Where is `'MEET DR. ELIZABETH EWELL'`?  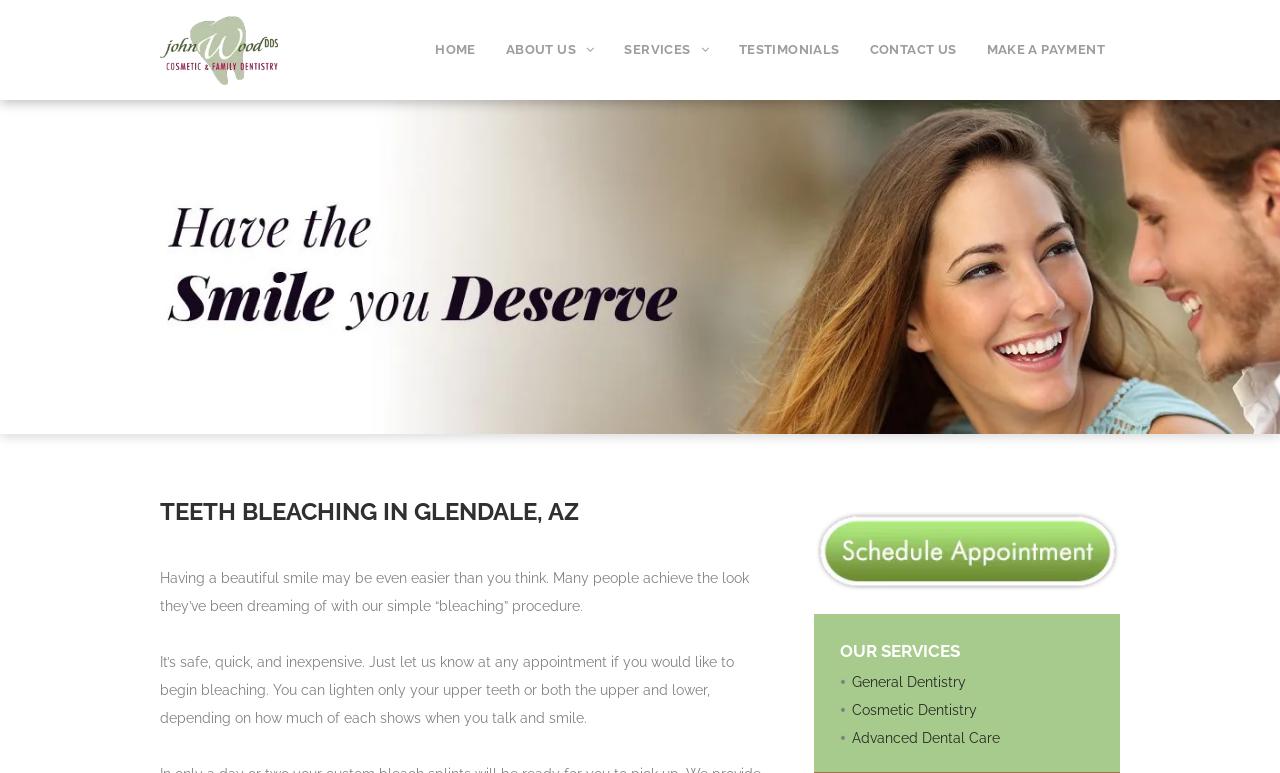
'MEET DR. ELIZABETH EWELL' is located at coordinates (519, 105).